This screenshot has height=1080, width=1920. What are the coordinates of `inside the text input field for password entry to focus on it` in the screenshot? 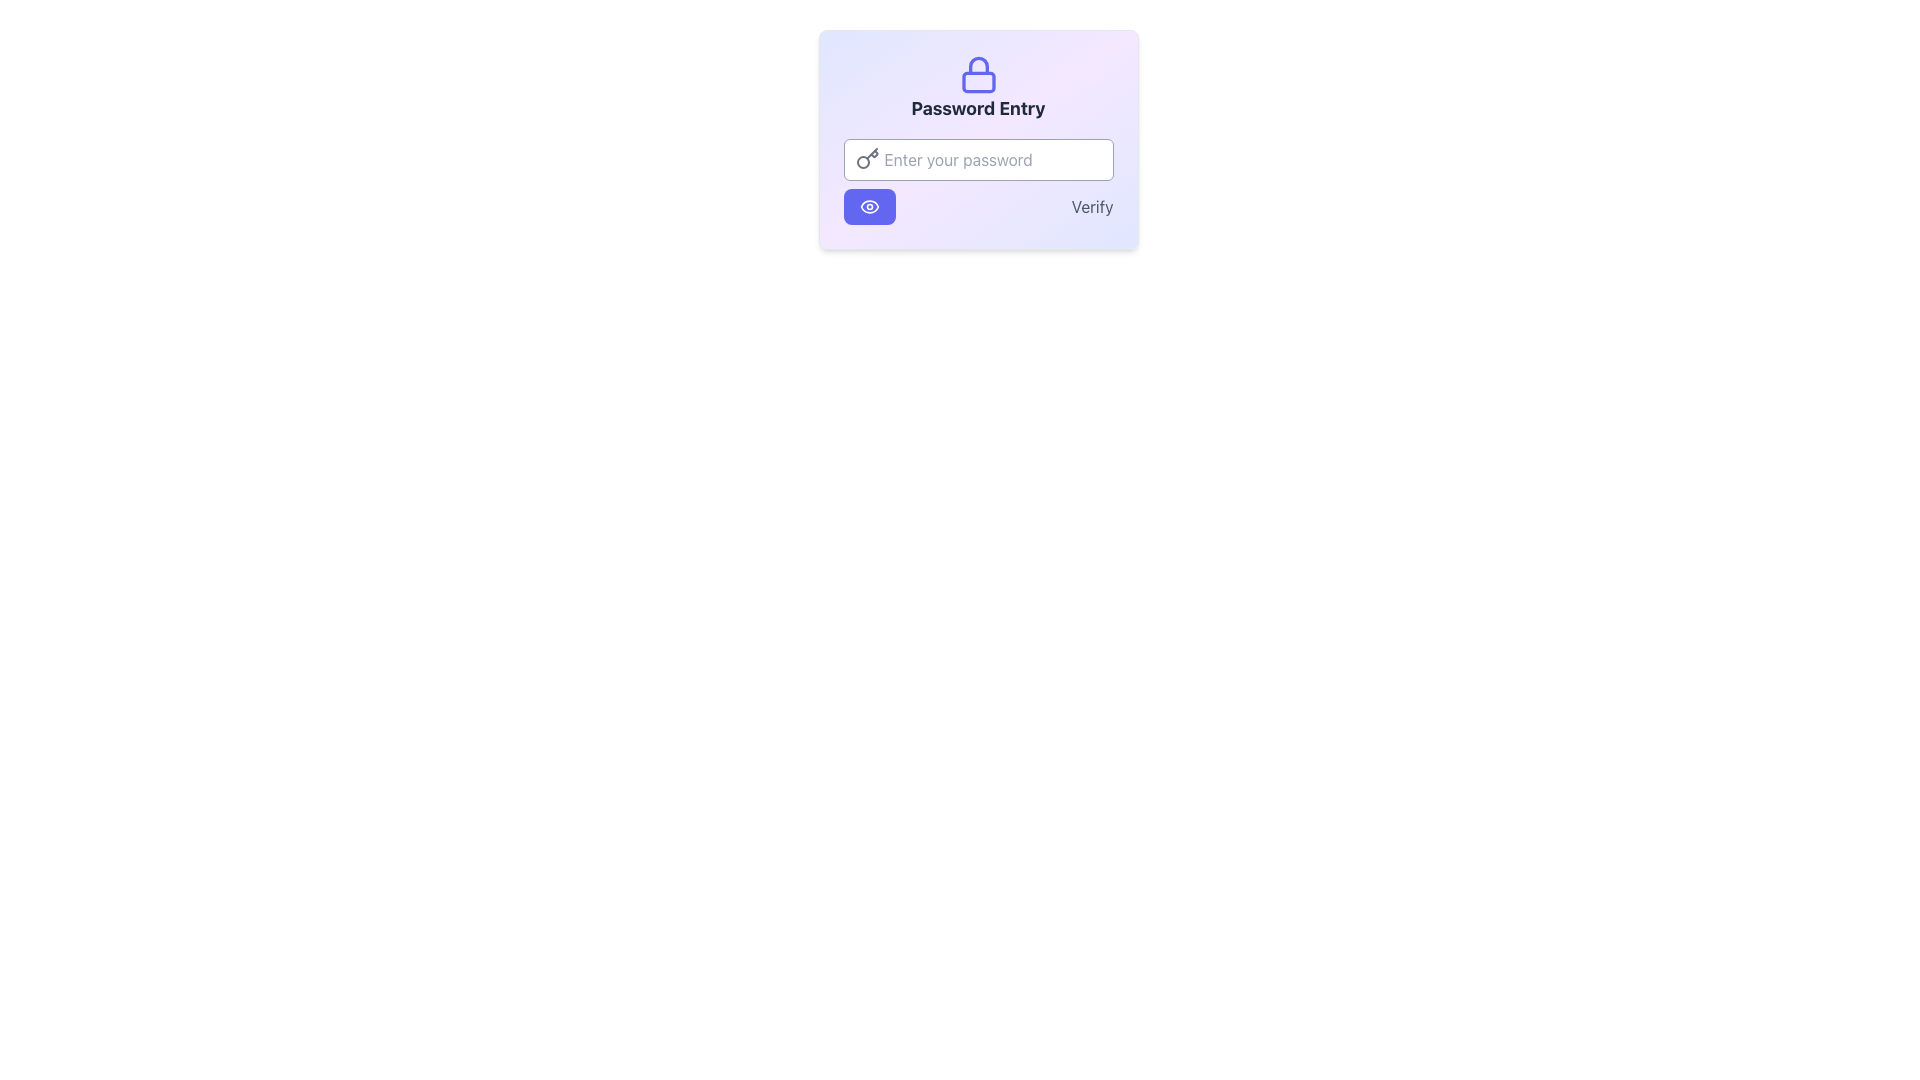 It's located at (978, 158).